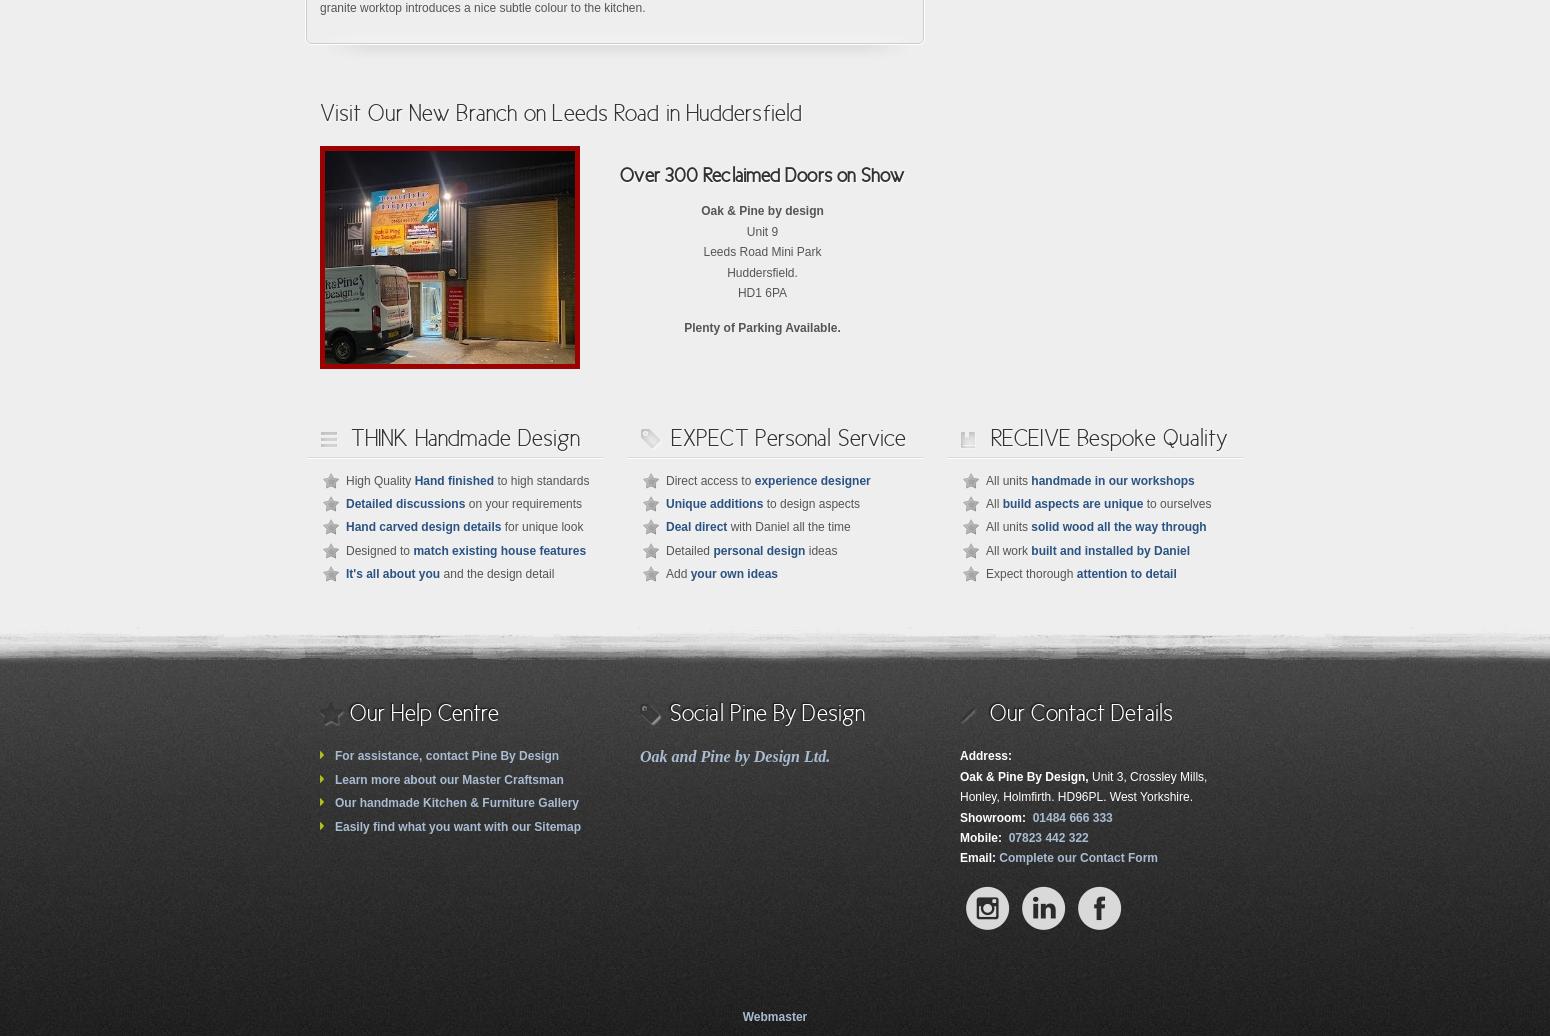  I want to click on 'THINK Handmade Design', so click(465, 437).